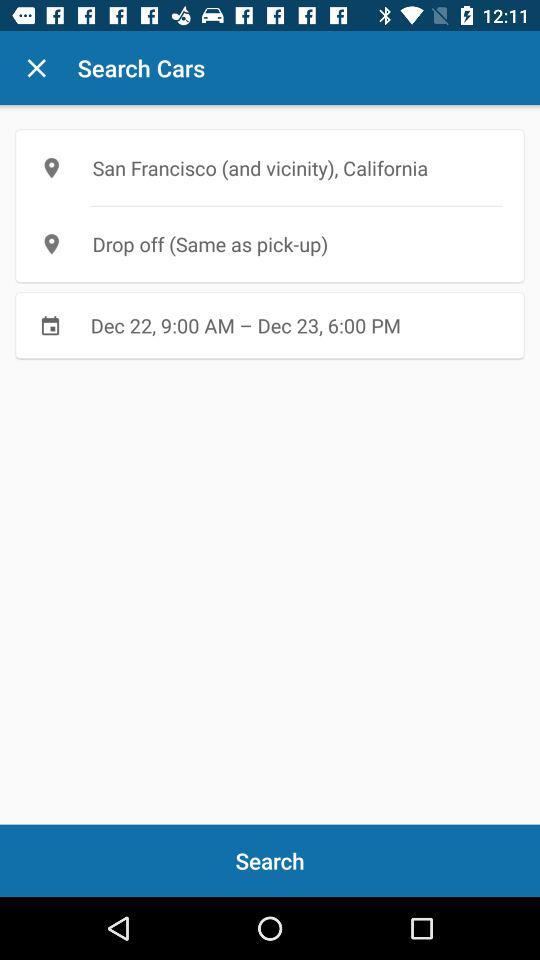  Describe the element at coordinates (270, 243) in the screenshot. I see `the drop off same` at that location.